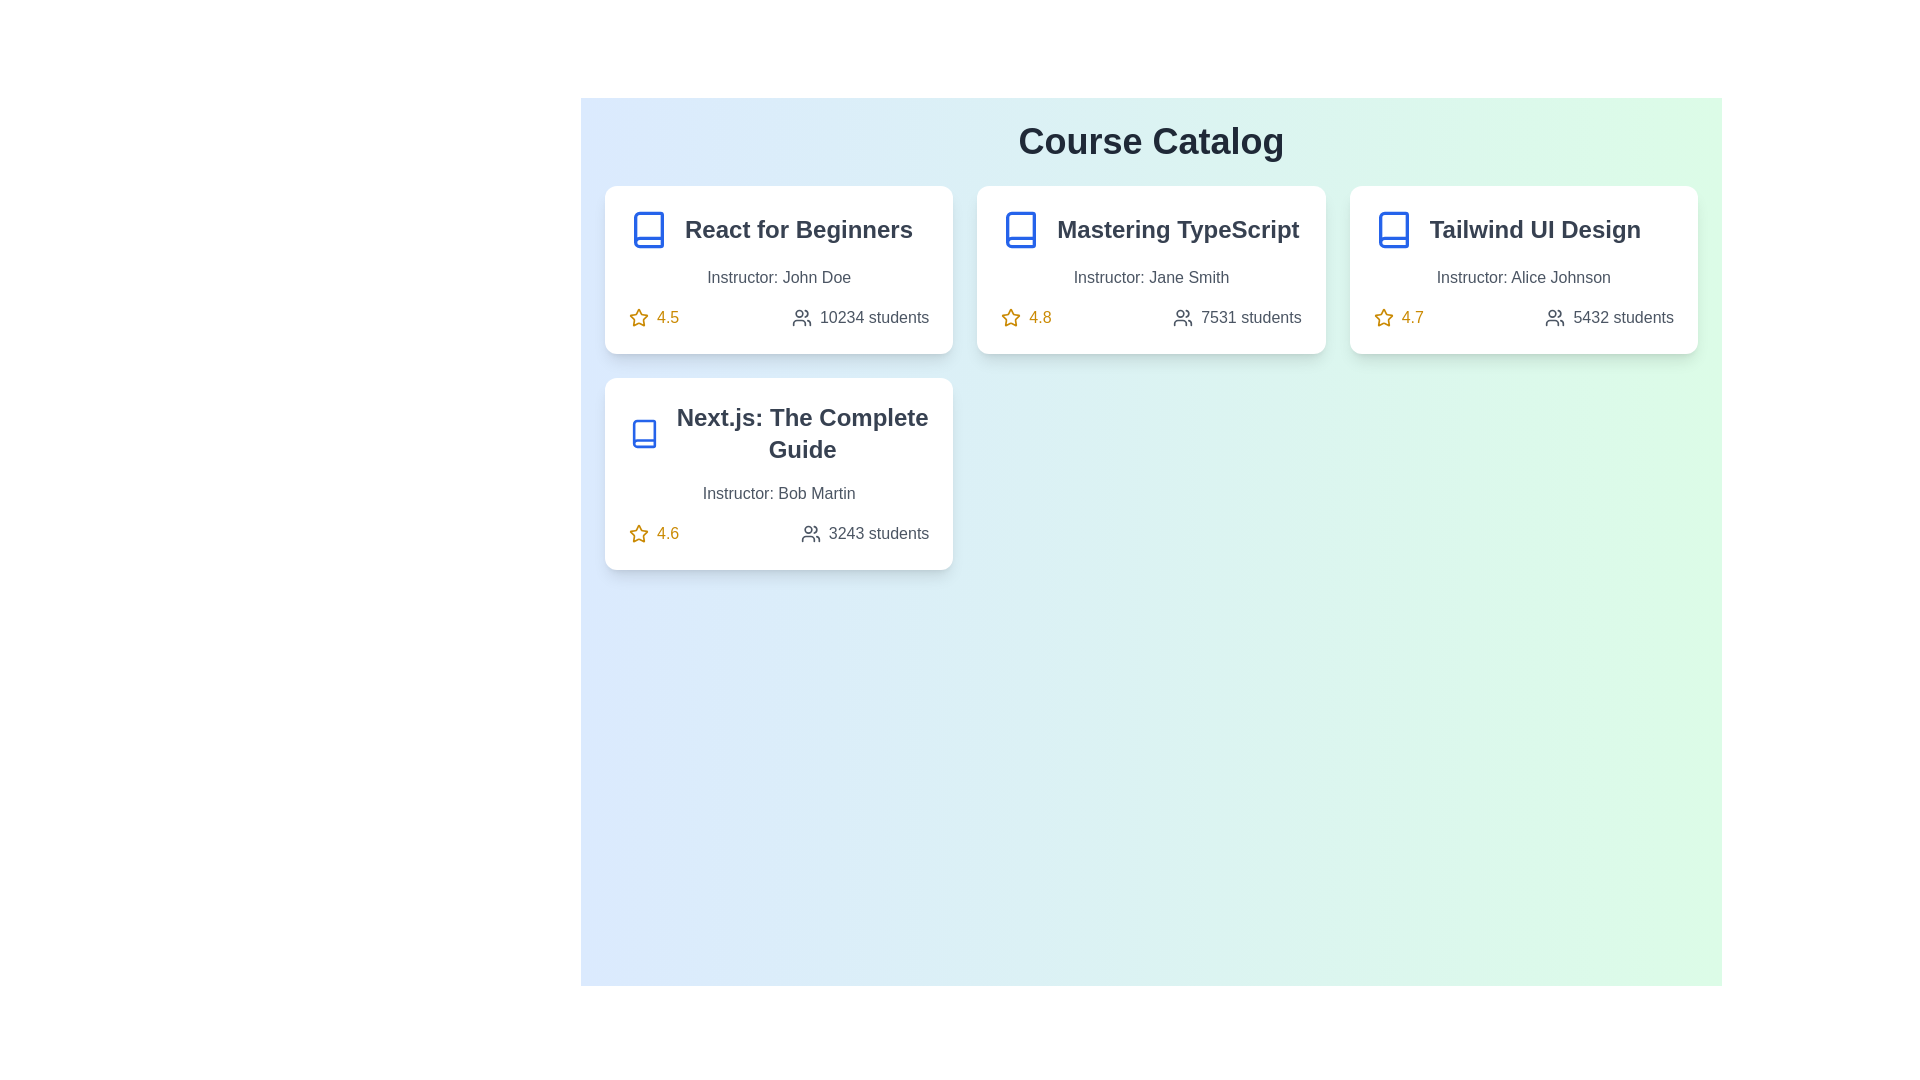  What do you see at coordinates (1250, 316) in the screenshot?
I see `text content of the label indicating the number of students enrolled in the course, located in the second card of the upper row, to the right of the user icon` at bounding box center [1250, 316].